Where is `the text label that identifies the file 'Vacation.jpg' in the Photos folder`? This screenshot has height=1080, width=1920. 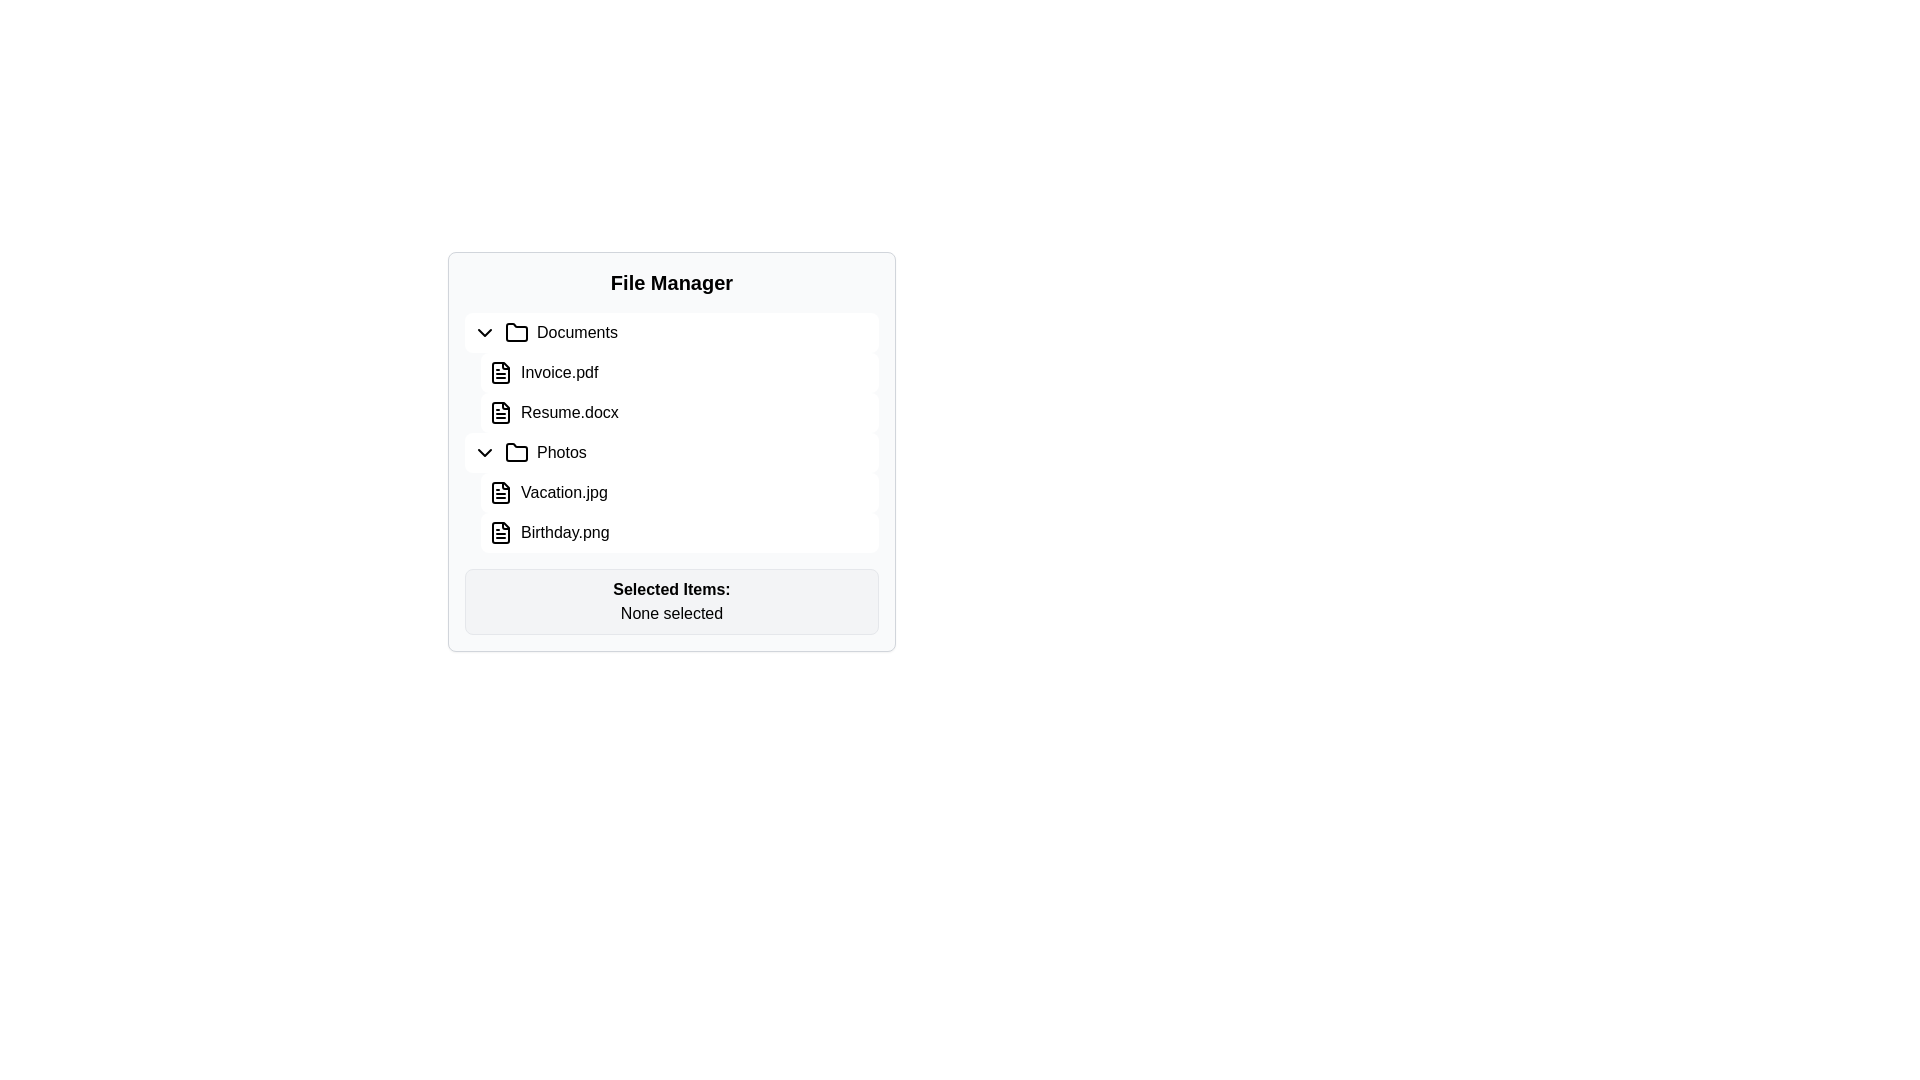
the text label that identifies the file 'Vacation.jpg' in the Photos folder is located at coordinates (563, 493).